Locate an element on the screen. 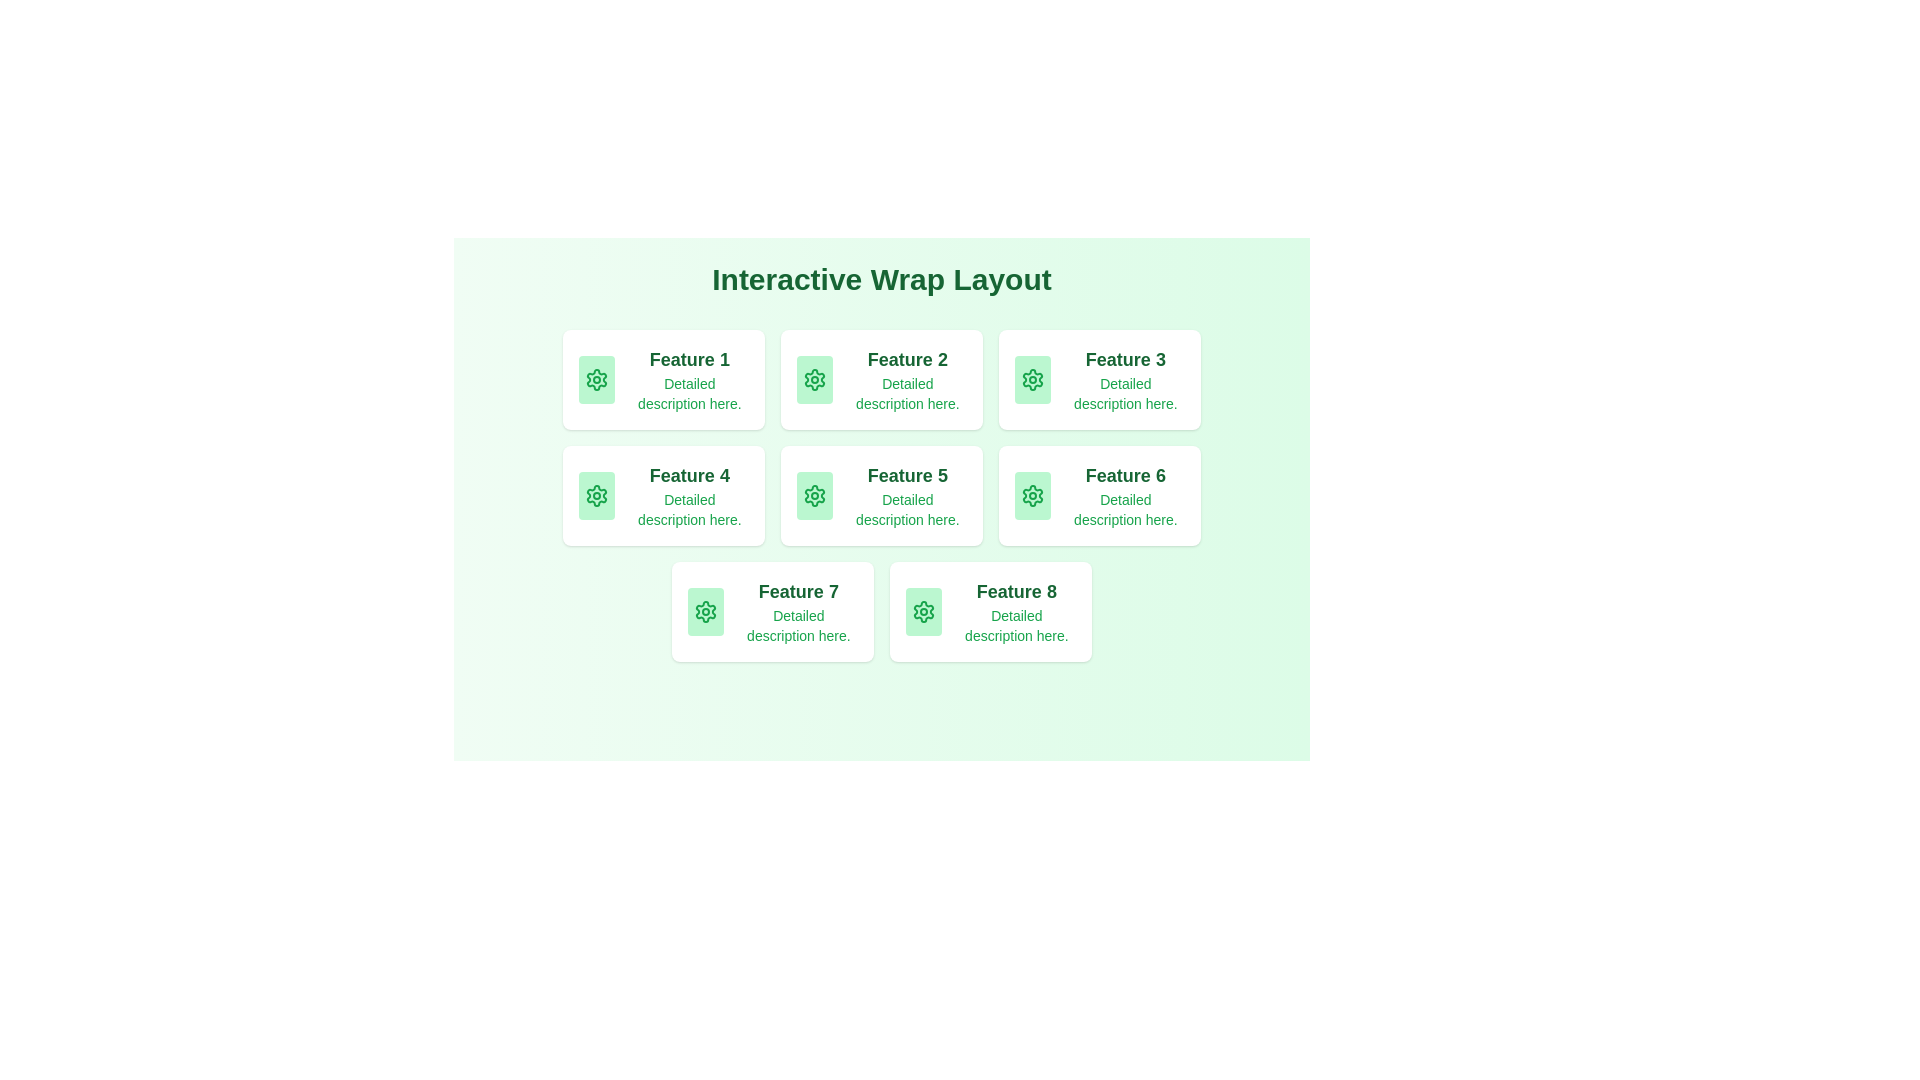 The width and height of the screenshot is (1920, 1080). the text block containing the title 'Feature 7' and the description 'Detailed description here.' which is styled in shades of green and located in the middle column of the bottom row in a three-row grid layout is located at coordinates (797, 611).